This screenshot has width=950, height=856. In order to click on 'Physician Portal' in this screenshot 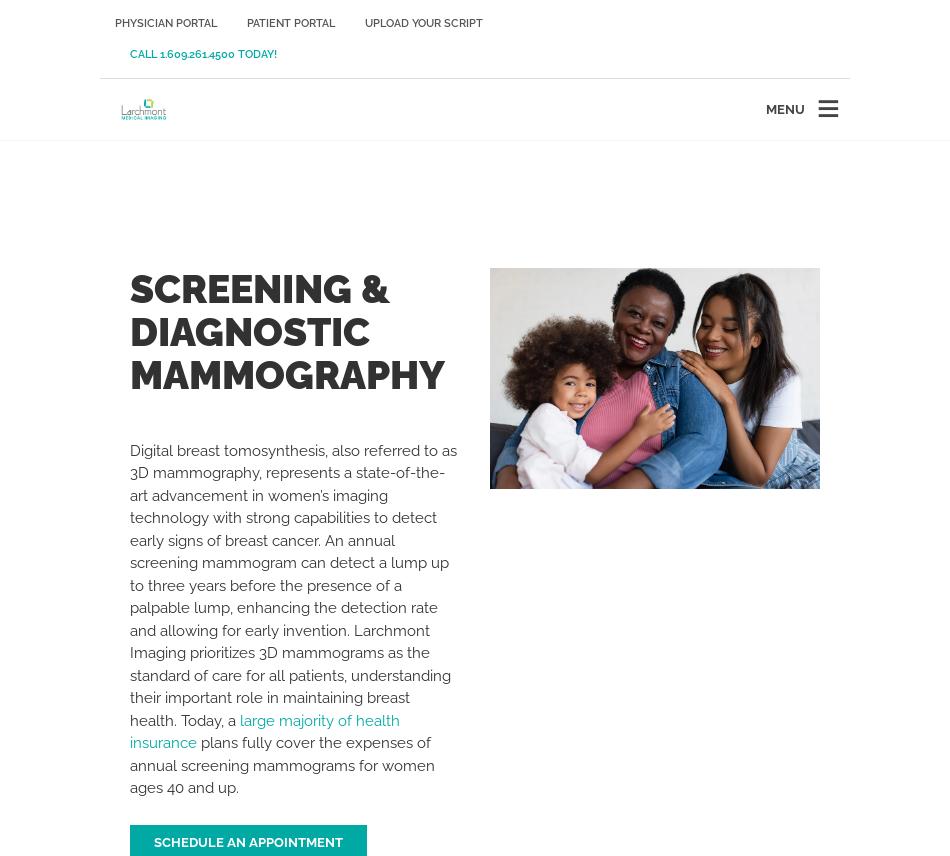, I will do `click(165, 23)`.